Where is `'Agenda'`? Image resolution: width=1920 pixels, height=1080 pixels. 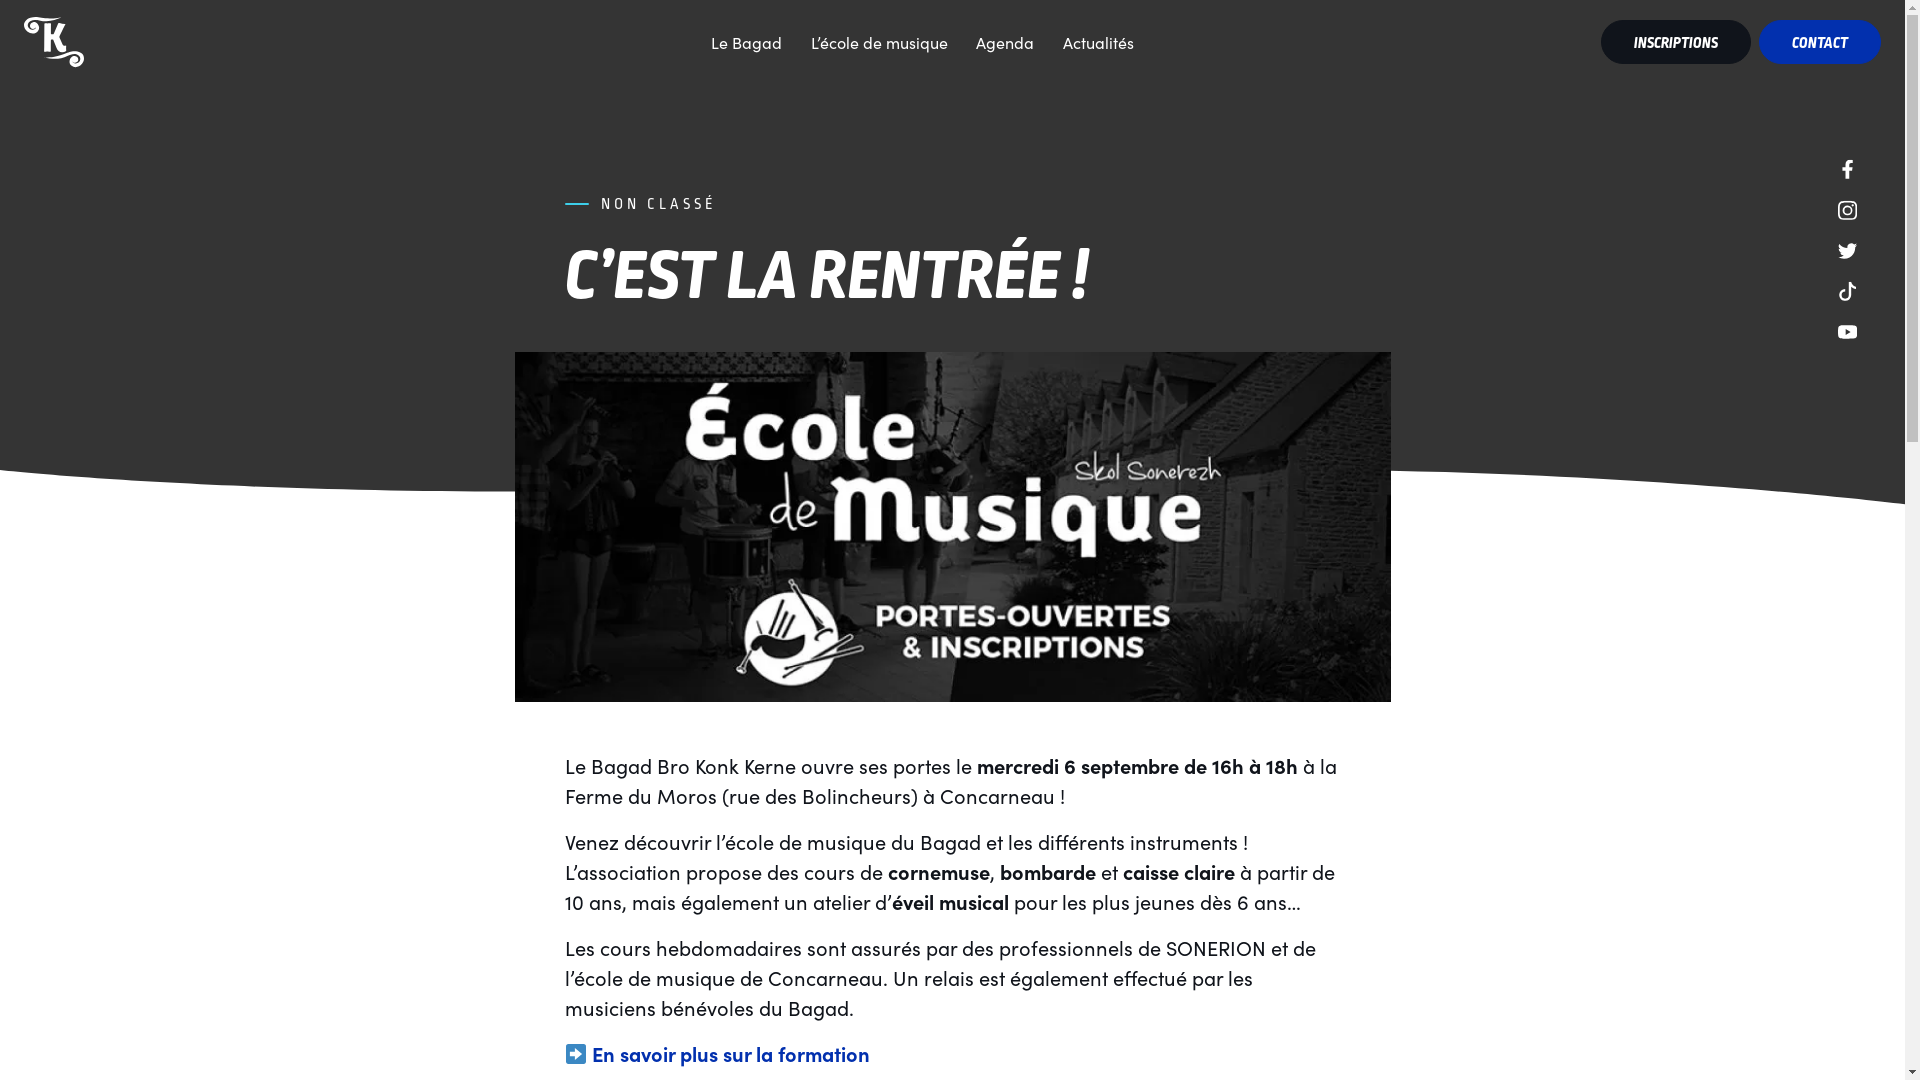
'Agenda' is located at coordinates (1005, 42).